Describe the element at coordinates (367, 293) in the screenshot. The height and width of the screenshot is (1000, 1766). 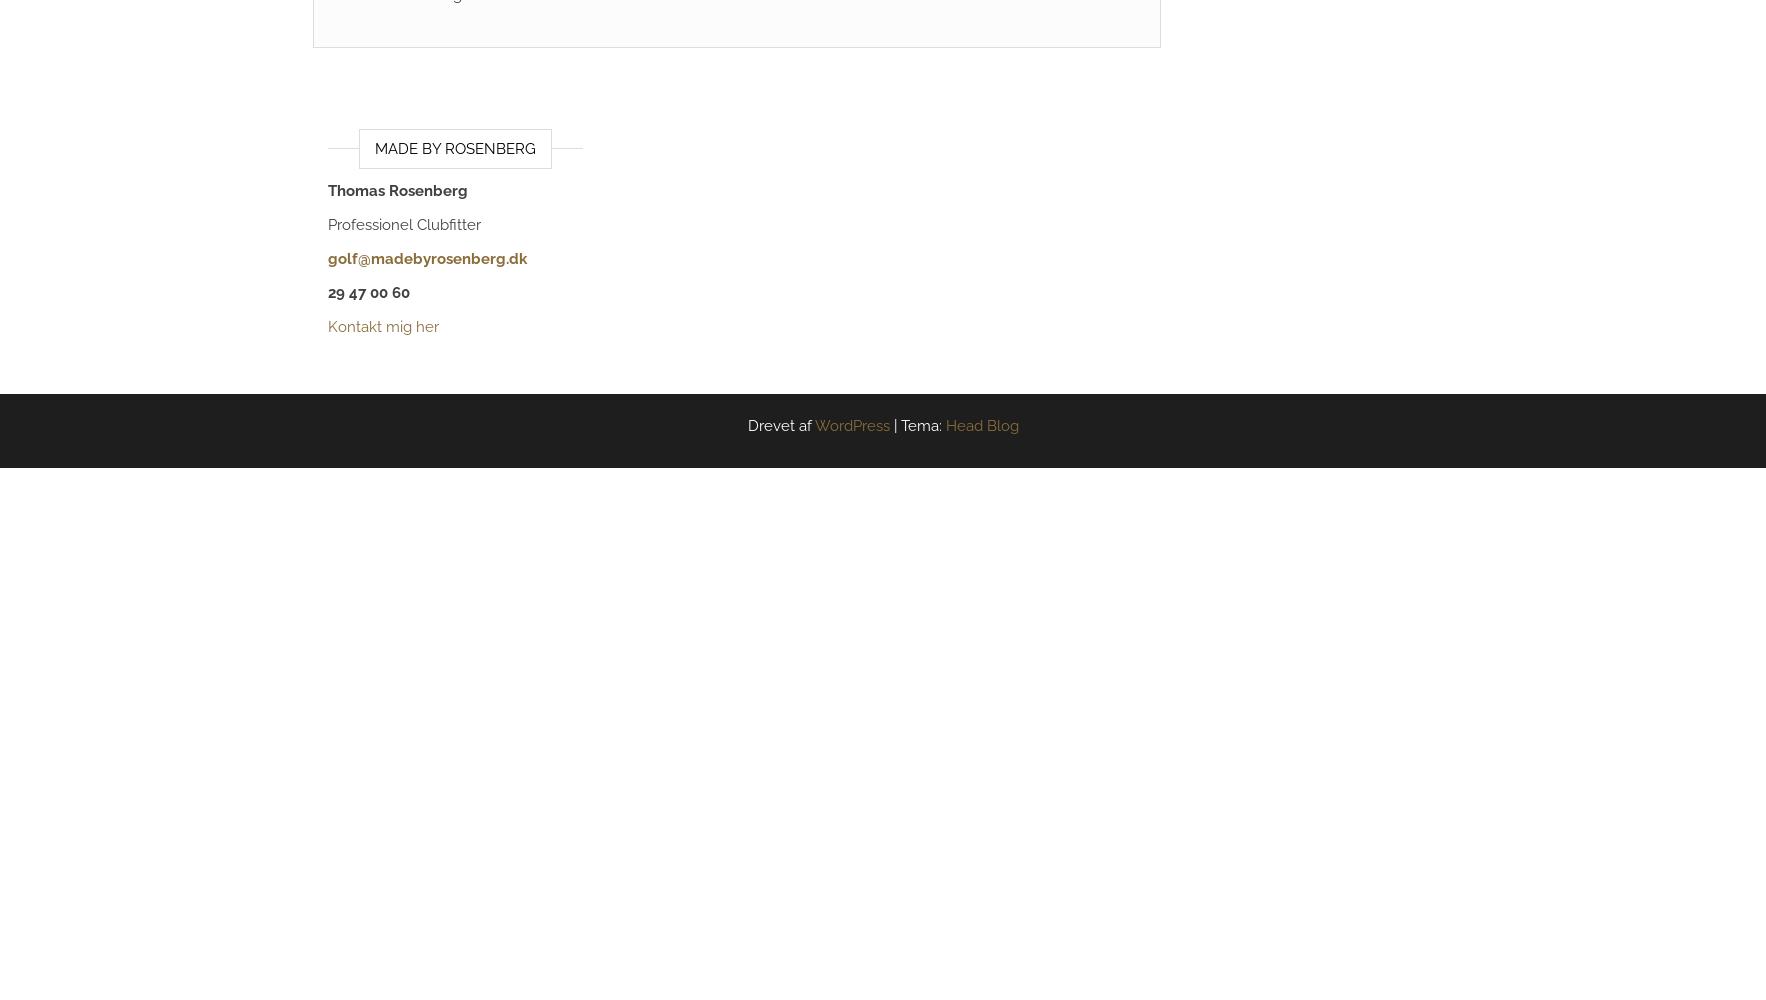
I see `'29 47 00 60'` at that location.